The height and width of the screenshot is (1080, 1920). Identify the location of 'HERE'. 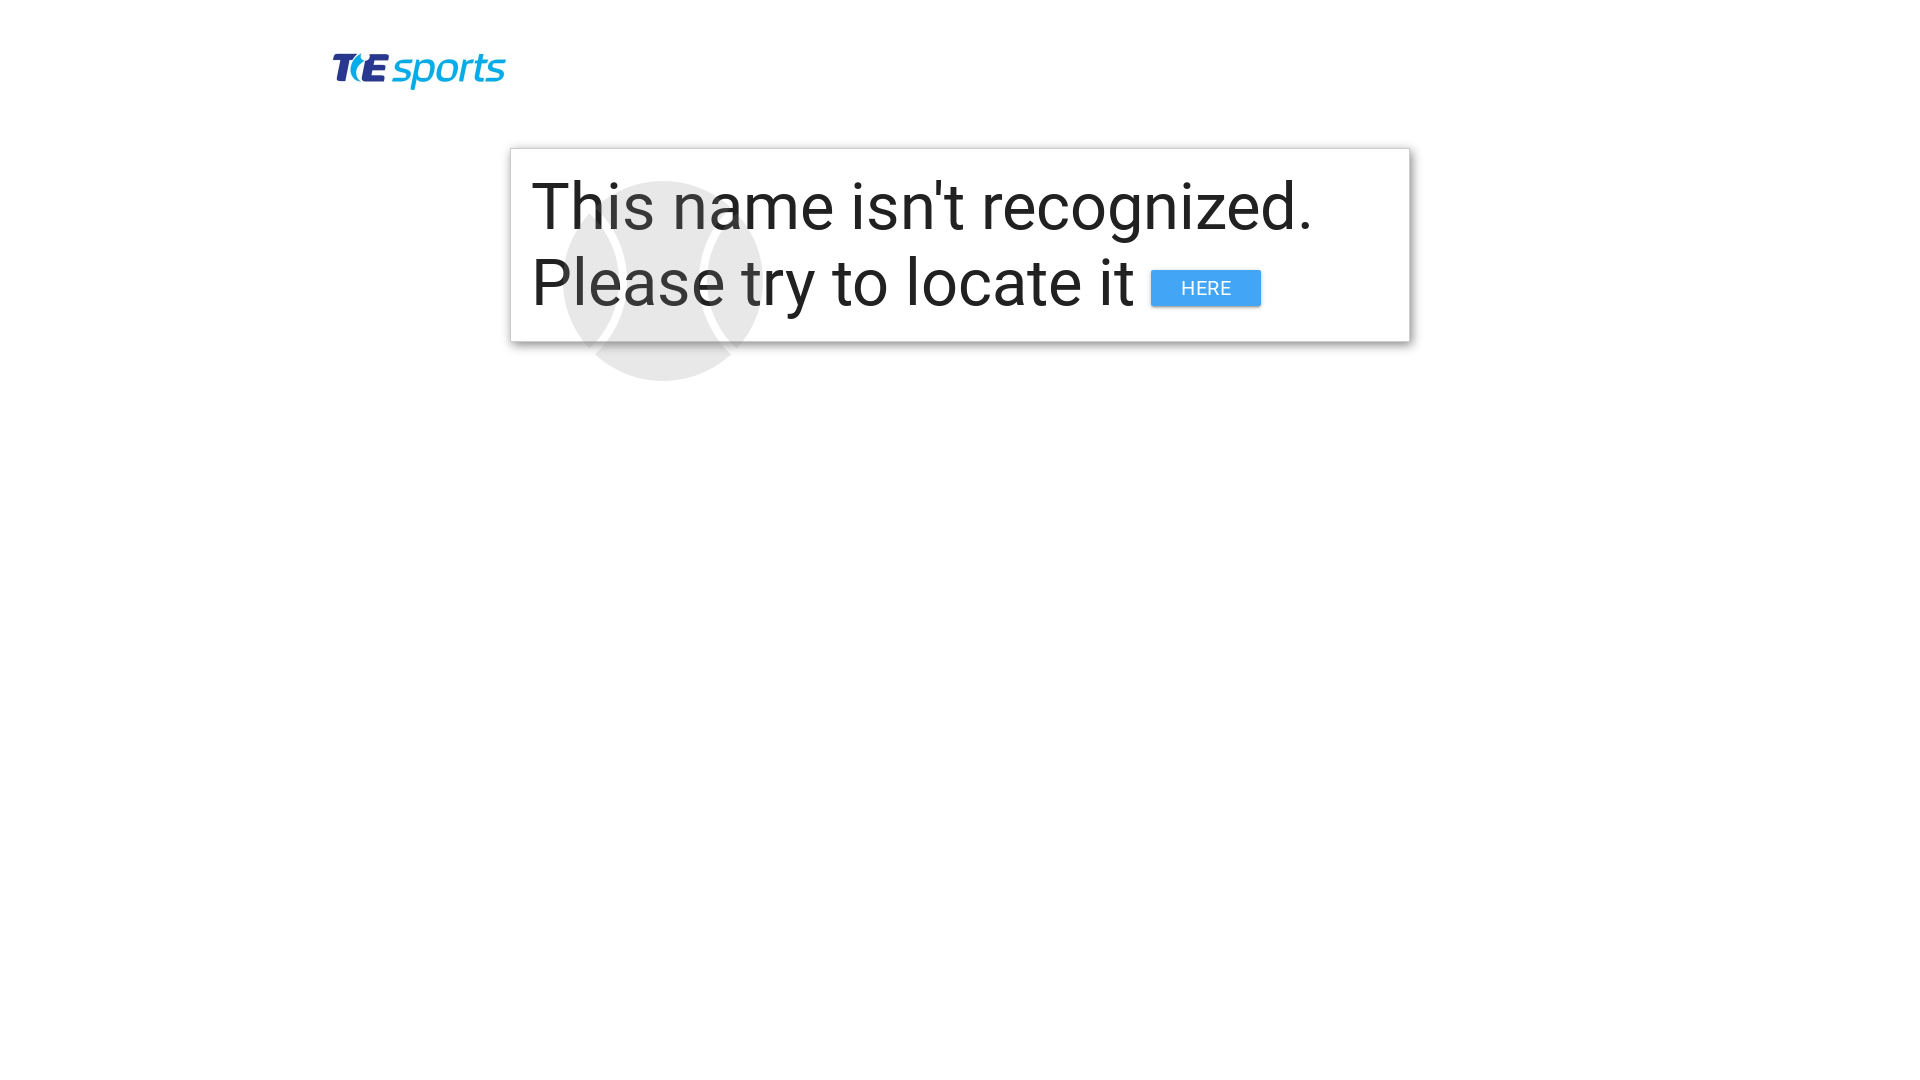
(1204, 288).